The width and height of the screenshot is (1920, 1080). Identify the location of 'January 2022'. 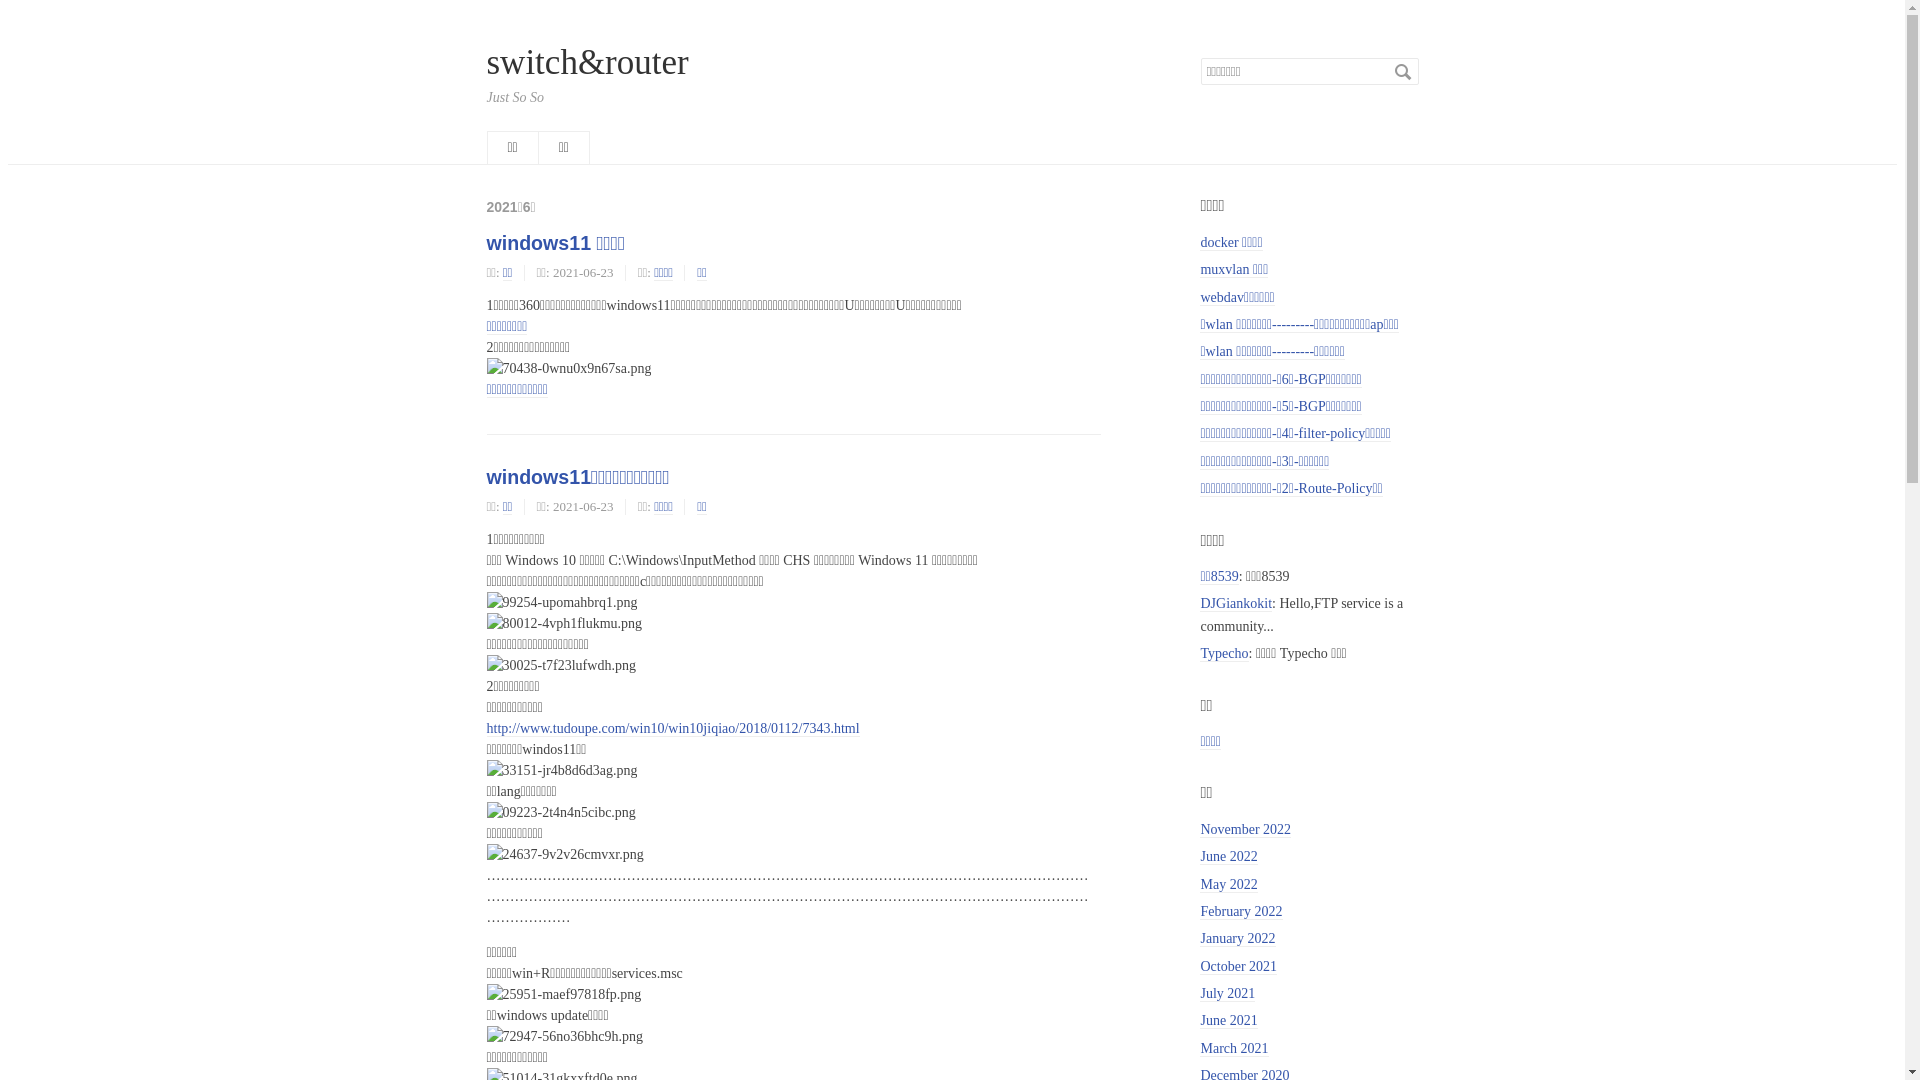
(1236, 938).